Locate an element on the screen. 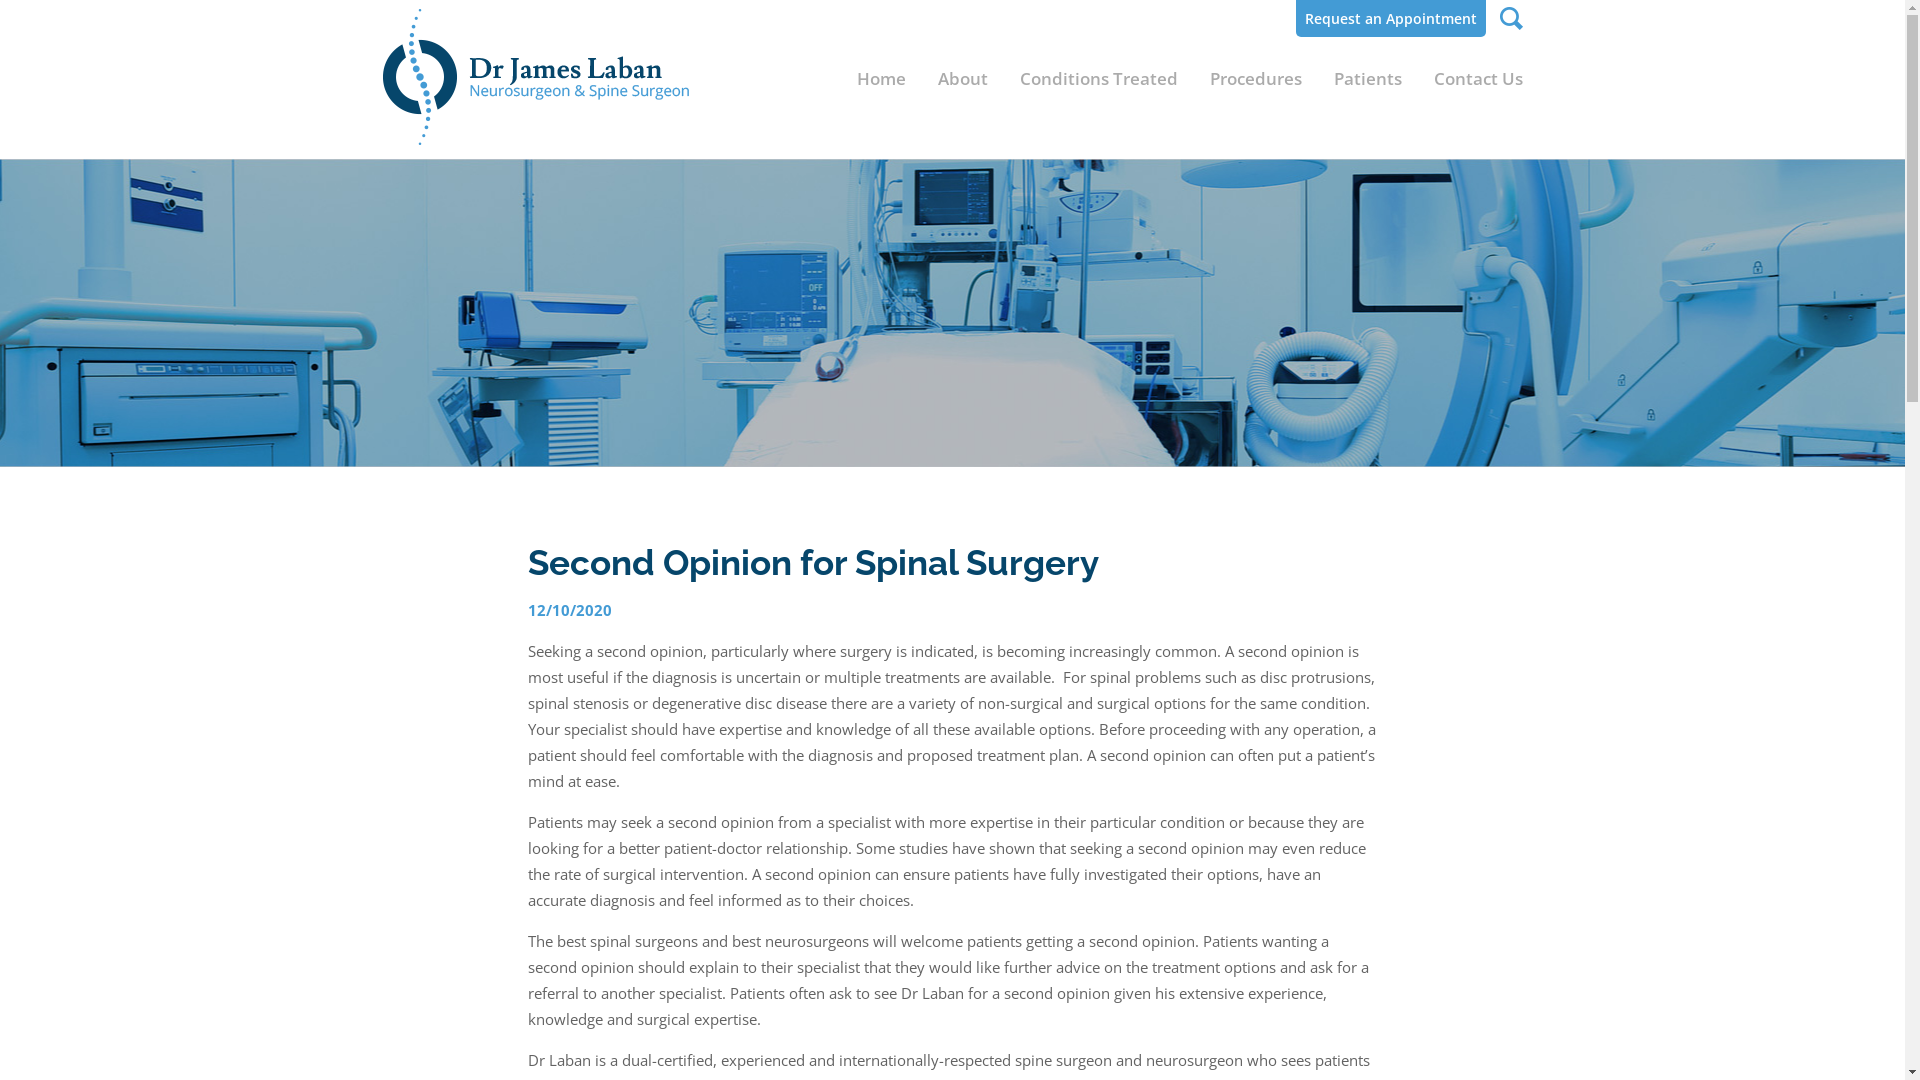 The image size is (1920, 1080). 'Conditions Treated' is located at coordinates (1098, 77).